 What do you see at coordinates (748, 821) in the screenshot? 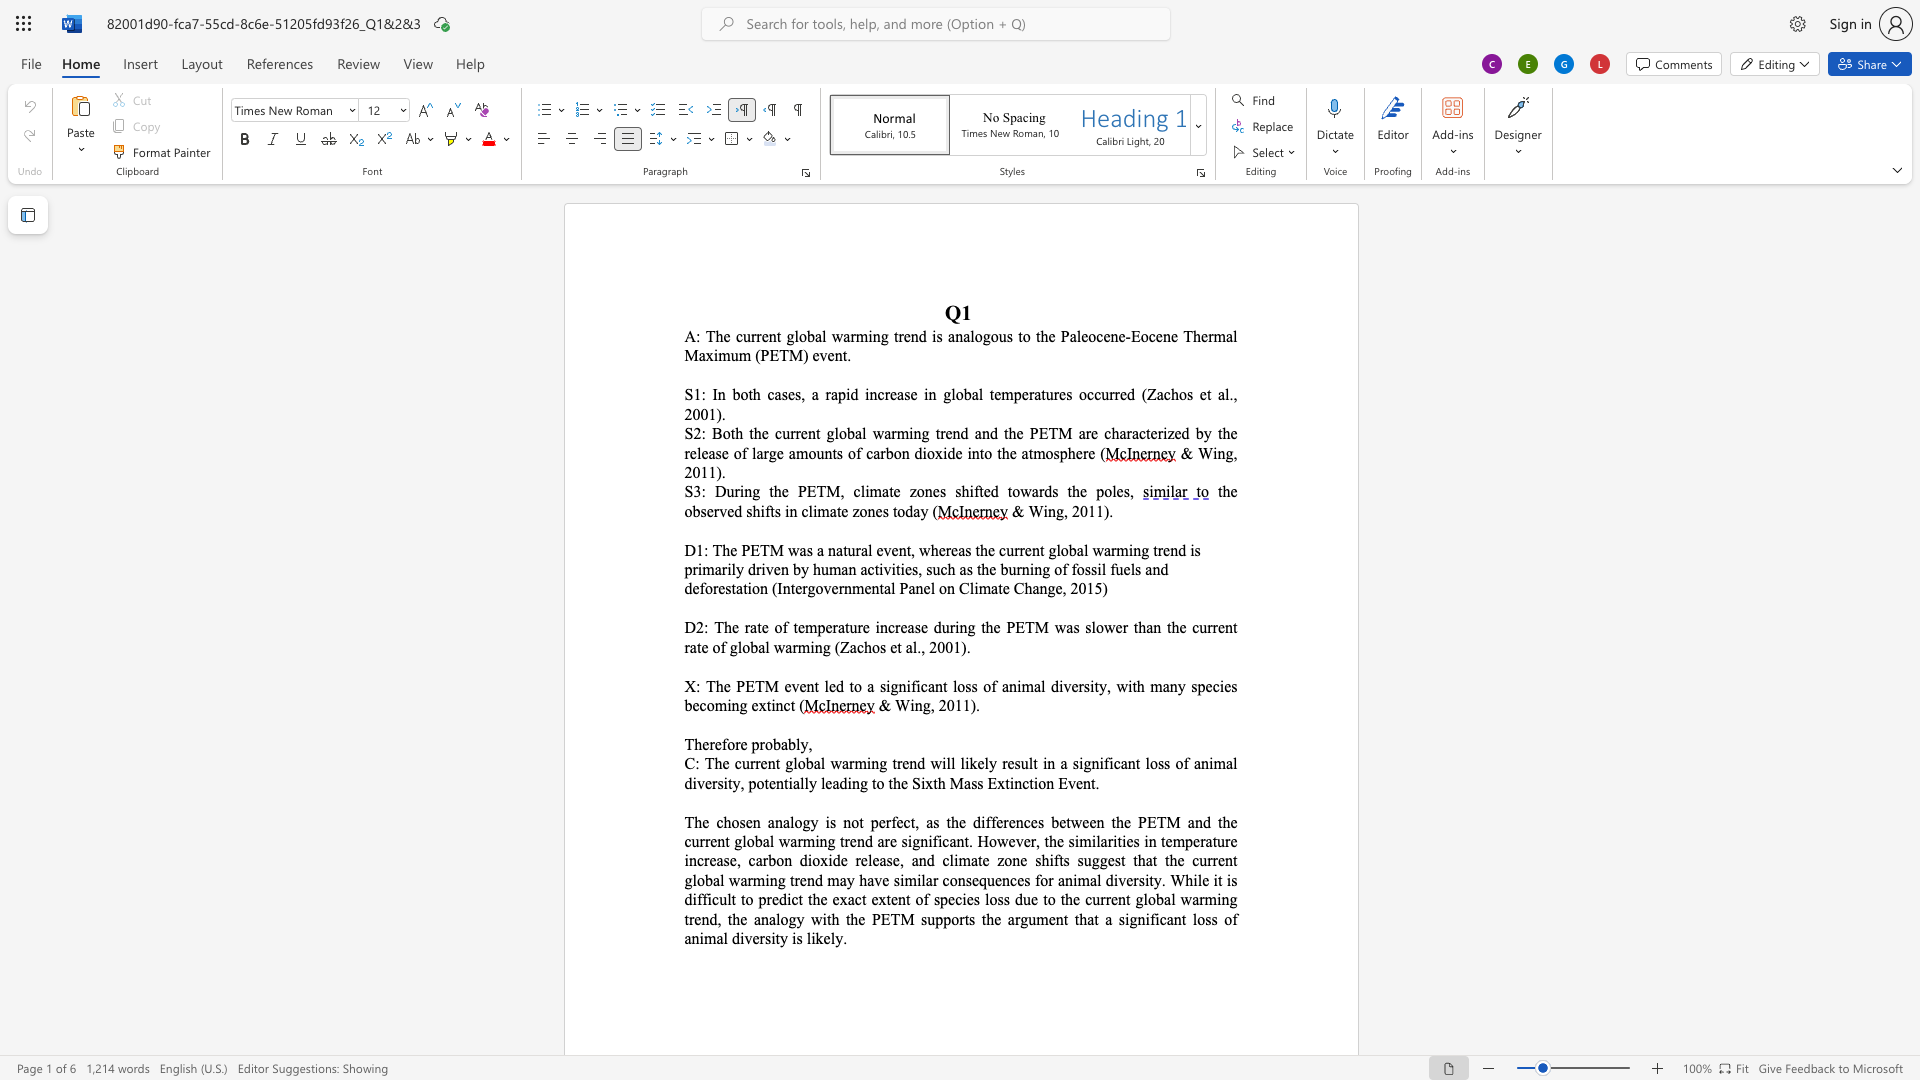
I see `the 2th character "e" in the text` at bounding box center [748, 821].